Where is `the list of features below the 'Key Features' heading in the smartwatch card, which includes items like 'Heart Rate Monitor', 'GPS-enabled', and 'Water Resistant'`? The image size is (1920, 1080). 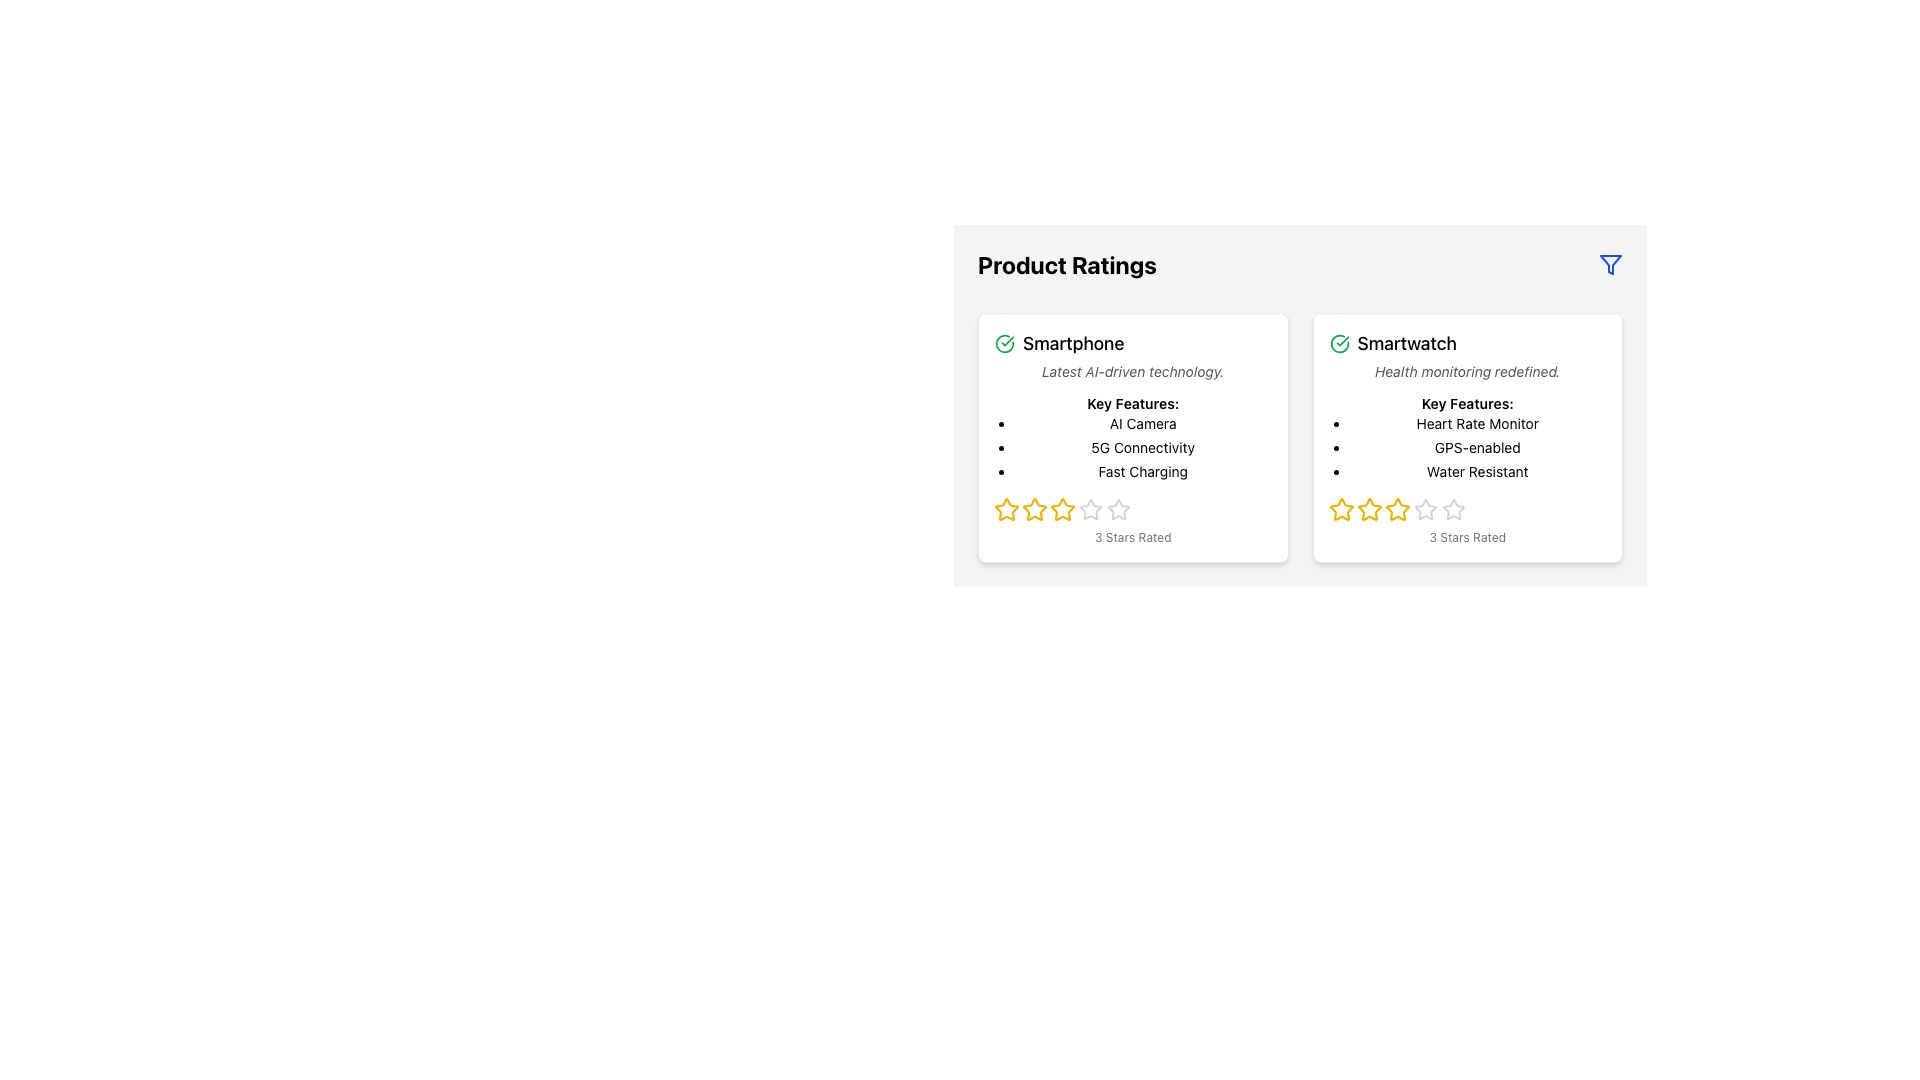 the list of features below the 'Key Features' heading in the smartwatch card, which includes items like 'Heart Rate Monitor', 'GPS-enabled', and 'Water Resistant' is located at coordinates (1477, 446).